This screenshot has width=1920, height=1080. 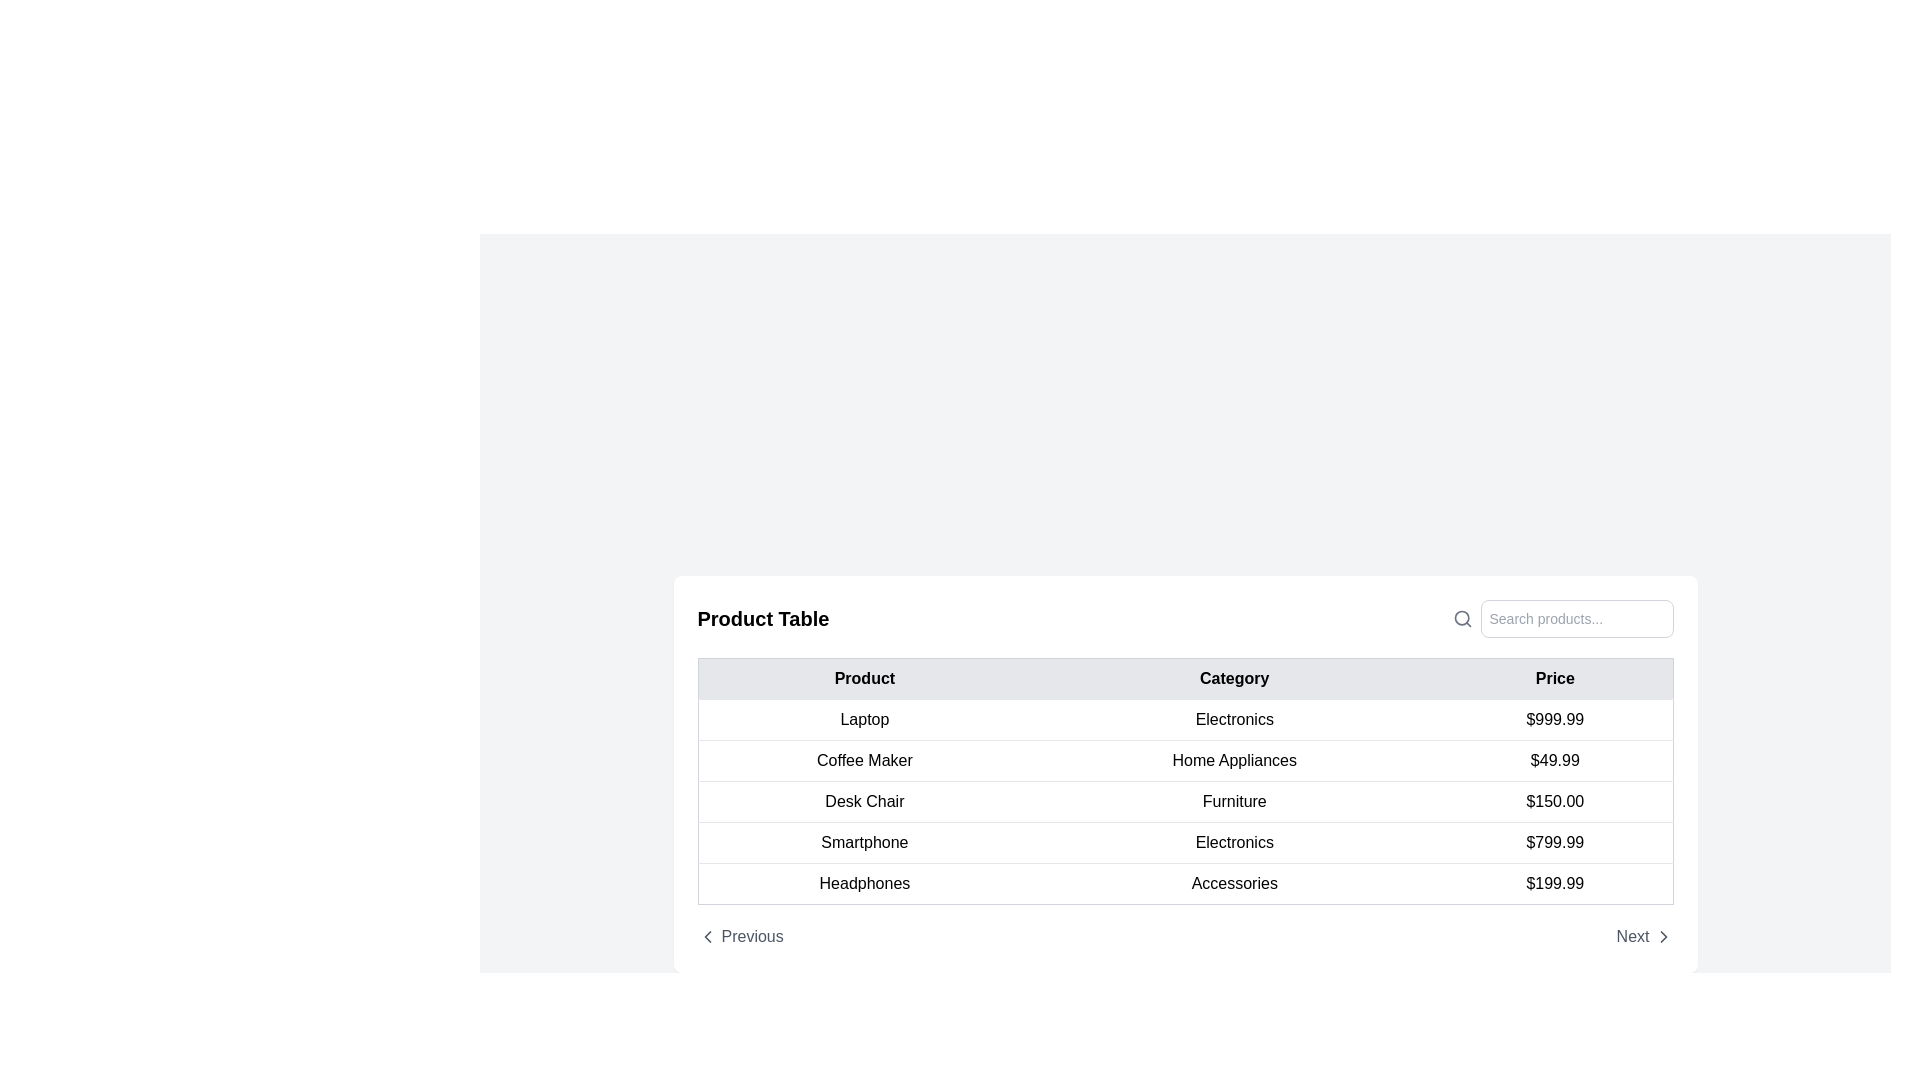 What do you see at coordinates (1233, 760) in the screenshot?
I see `the text label` at bounding box center [1233, 760].